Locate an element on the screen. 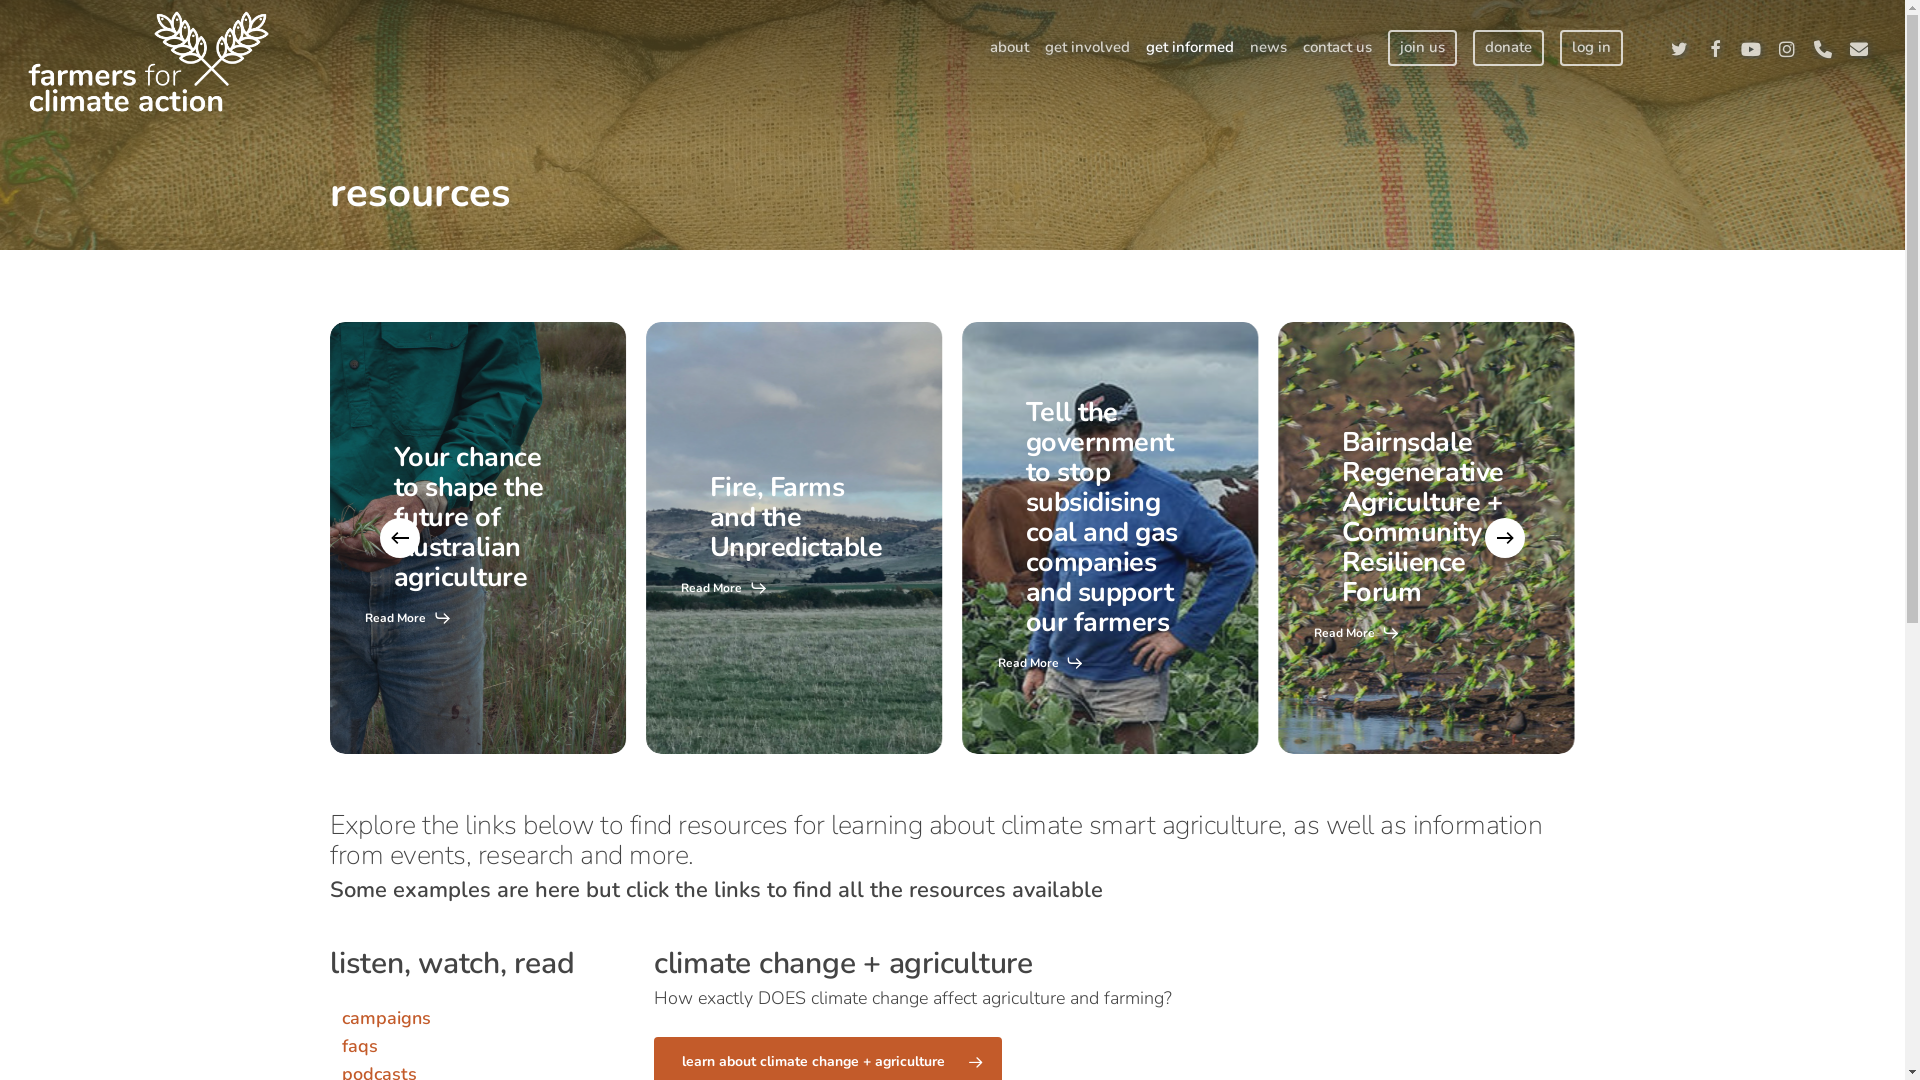 The height and width of the screenshot is (1080, 1920). 'contact us' is located at coordinates (1337, 46).